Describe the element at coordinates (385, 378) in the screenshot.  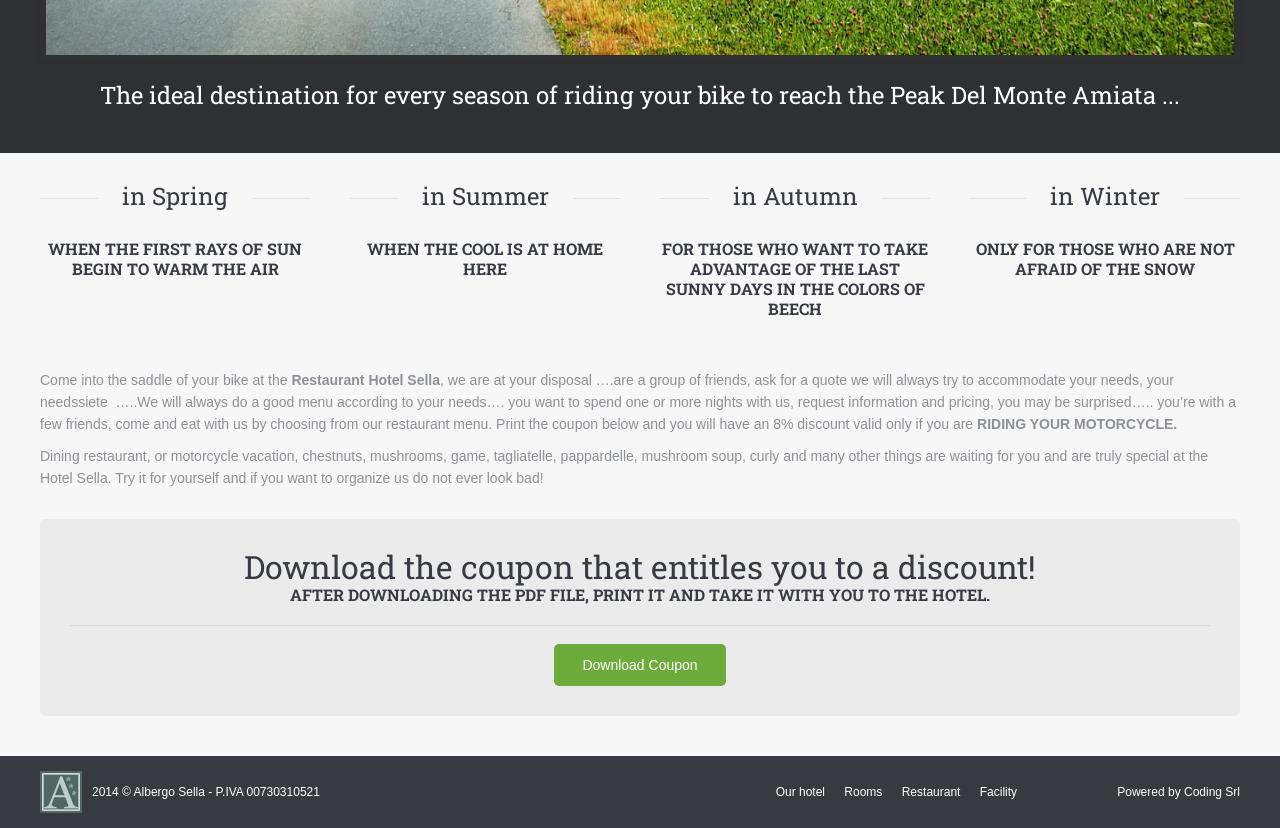
I see `'Hotel'` at that location.